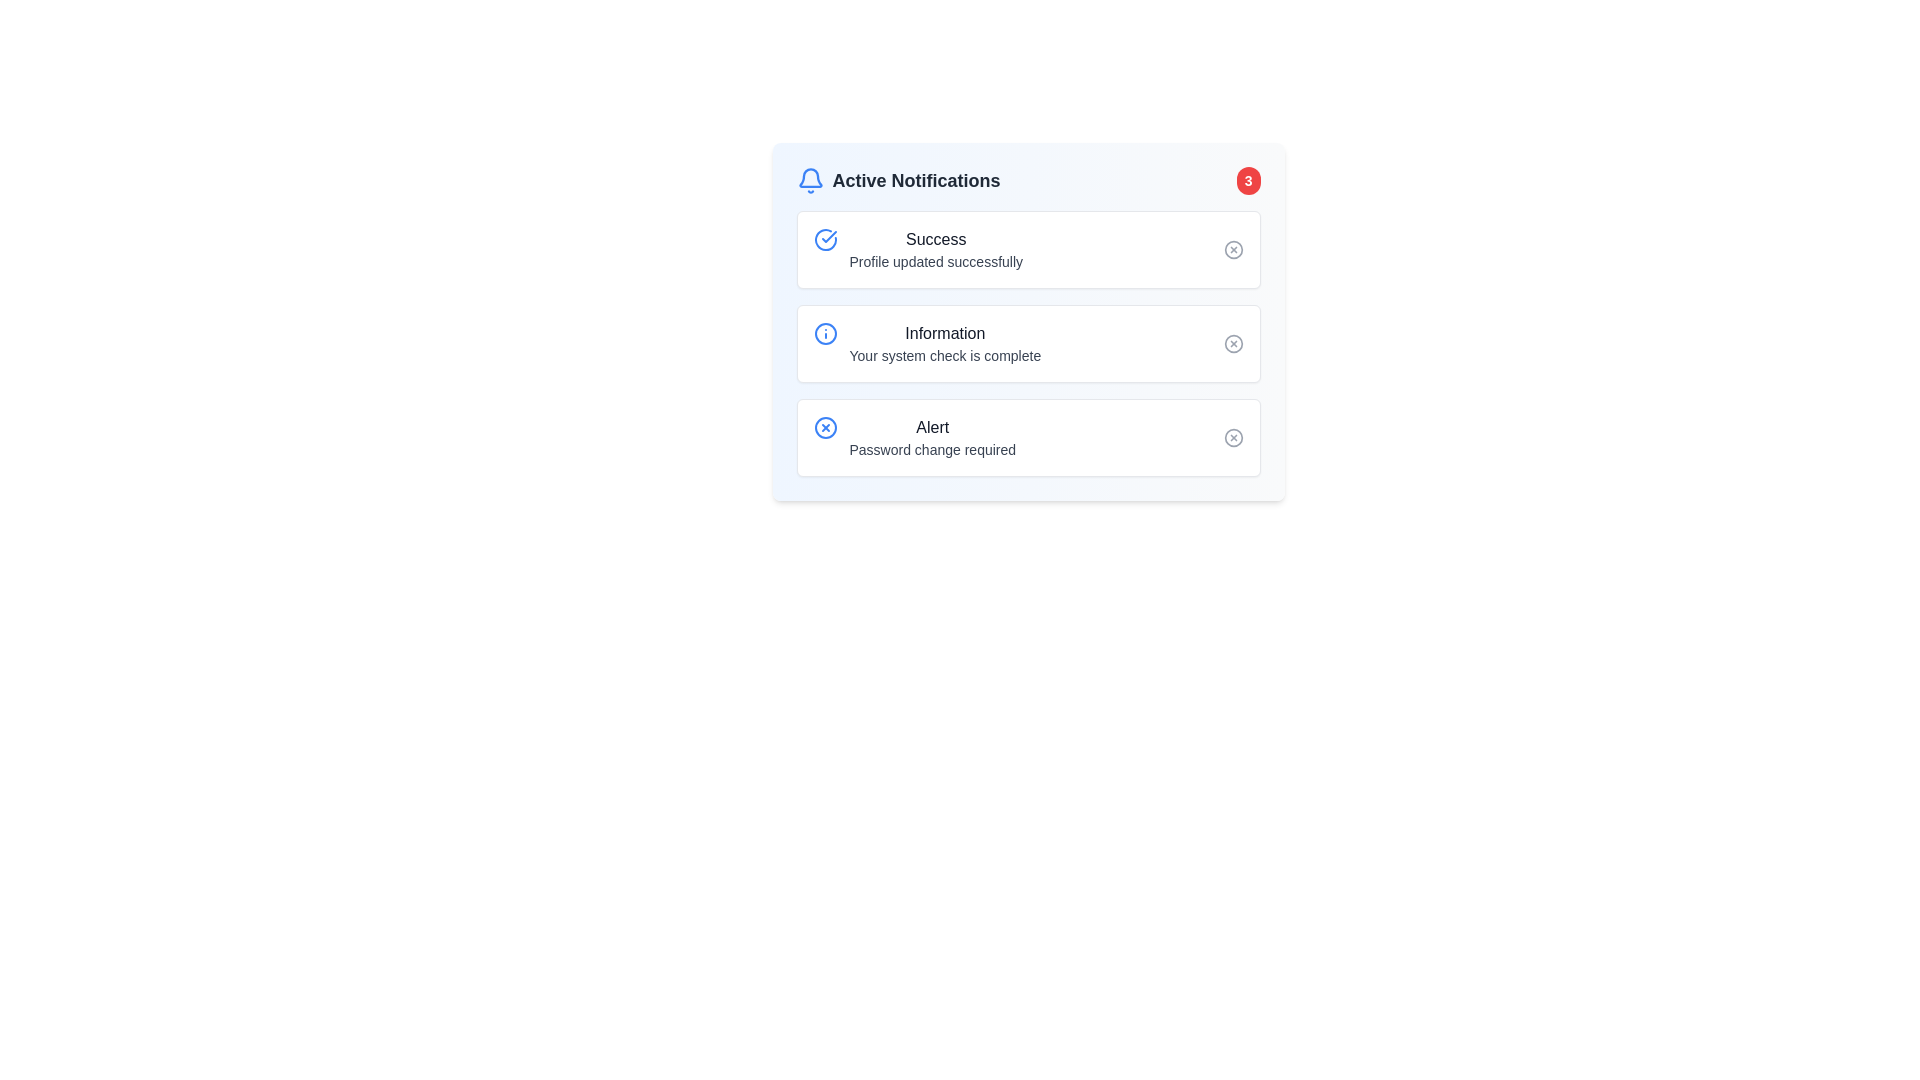  Describe the element at coordinates (931, 450) in the screenshot. I see `the text label element that displays 'Password change required', which is located below the 'Alert' label in the third notification box` at that location.